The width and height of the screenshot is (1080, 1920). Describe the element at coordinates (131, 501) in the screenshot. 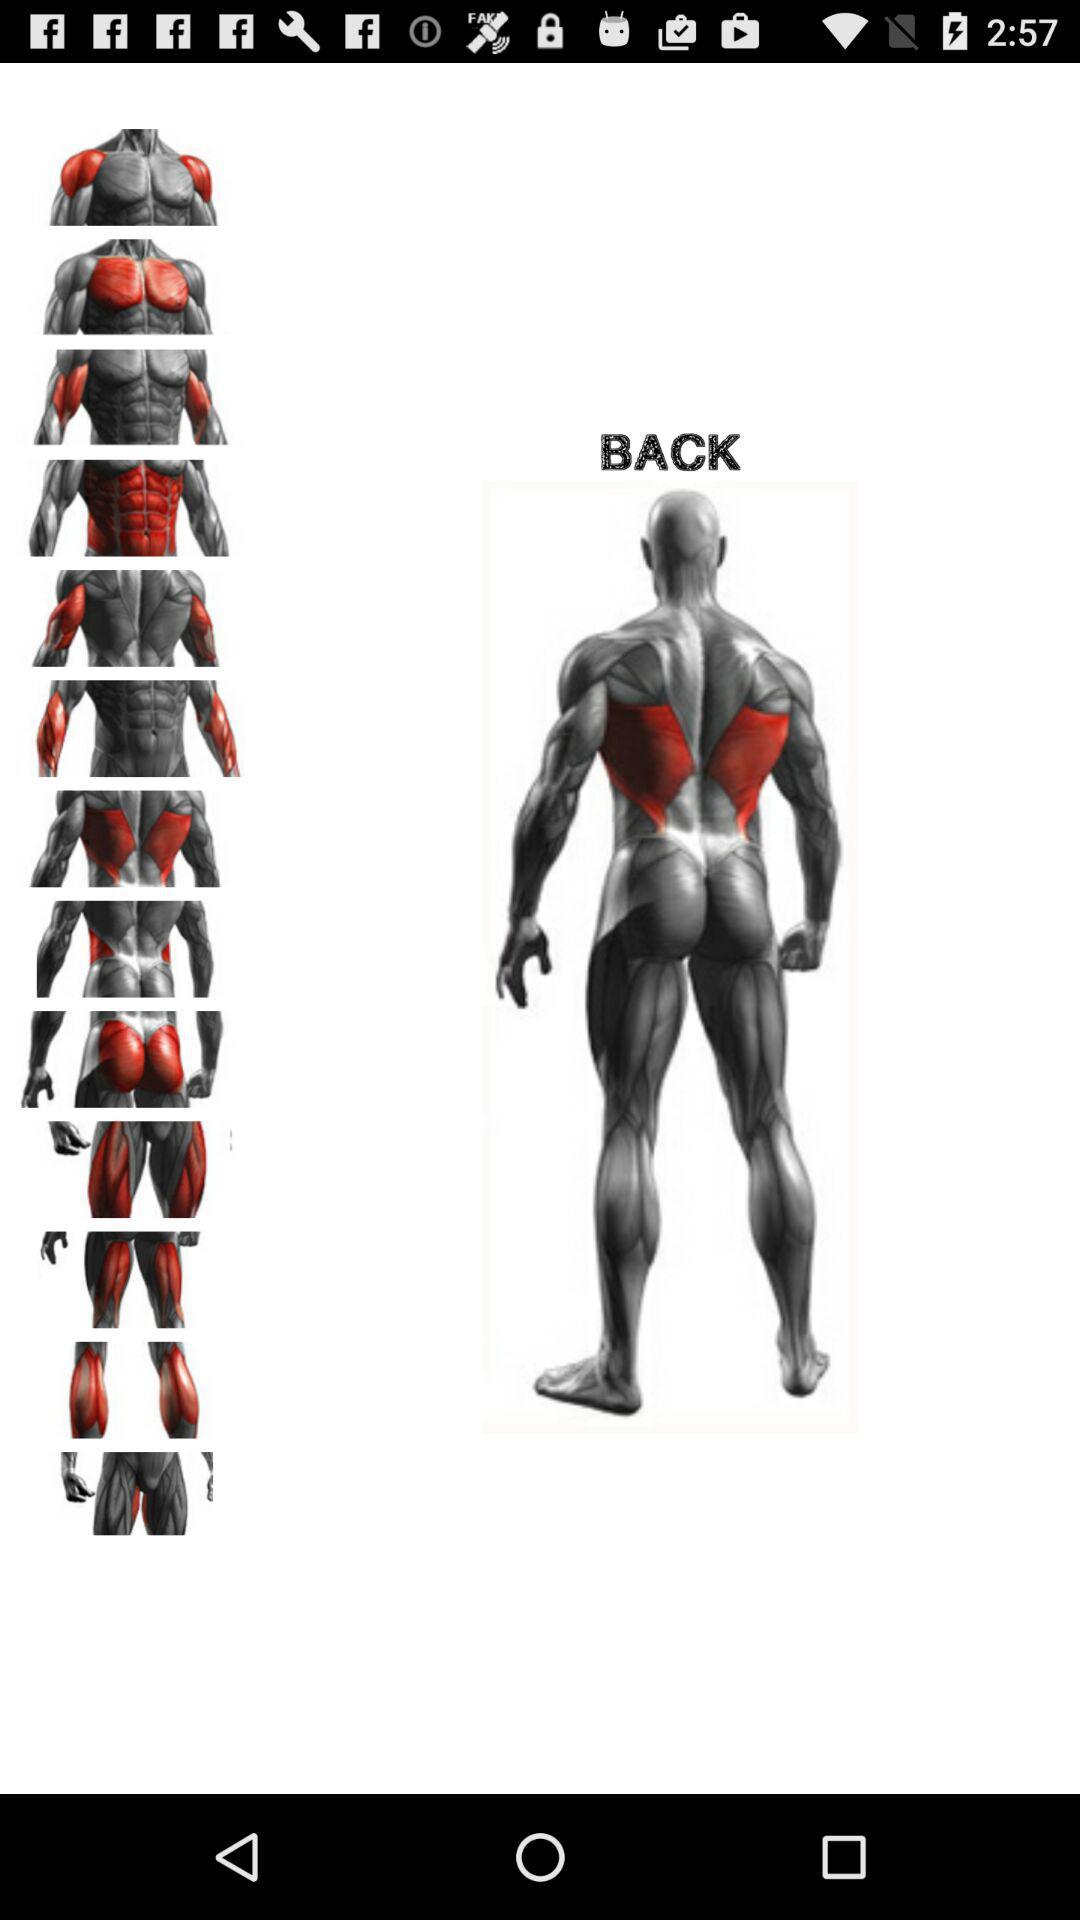

I see `show abs` at that location.